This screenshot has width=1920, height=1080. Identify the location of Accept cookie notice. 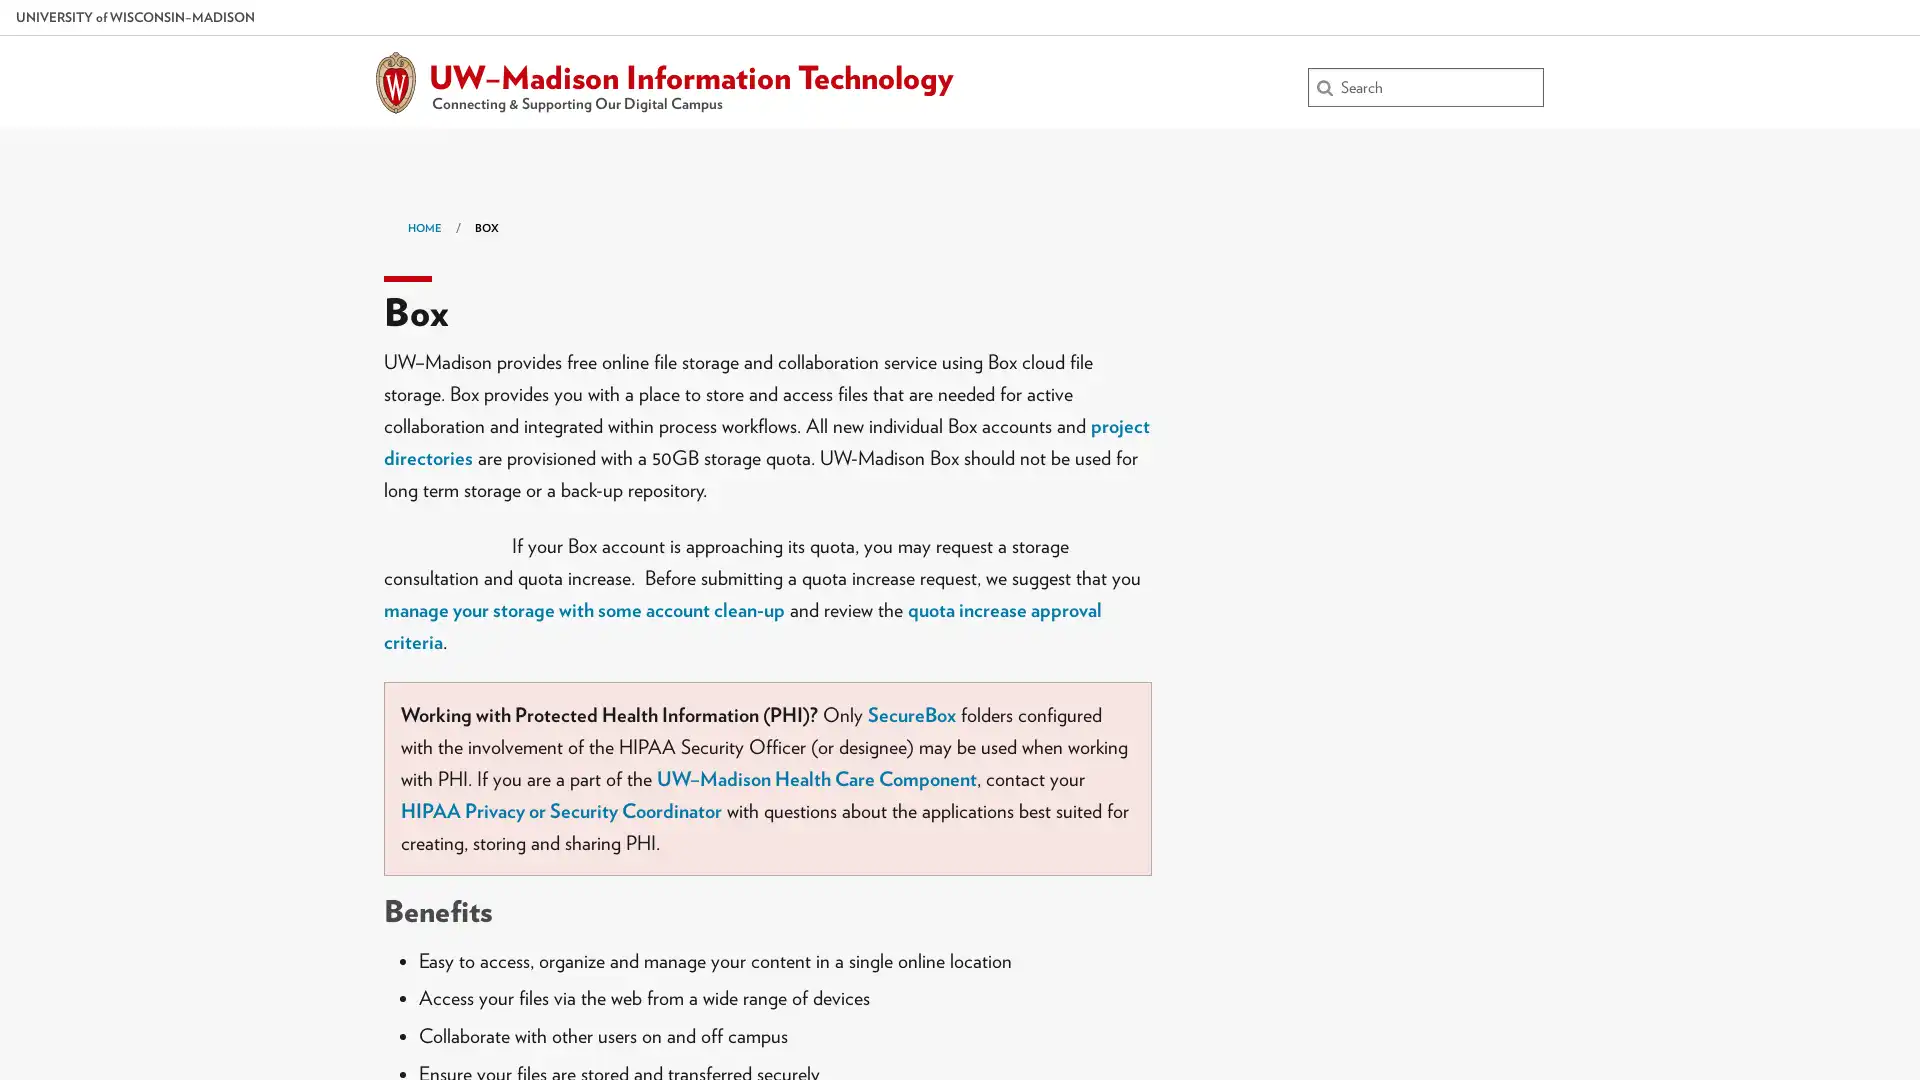
(1803, 1022).